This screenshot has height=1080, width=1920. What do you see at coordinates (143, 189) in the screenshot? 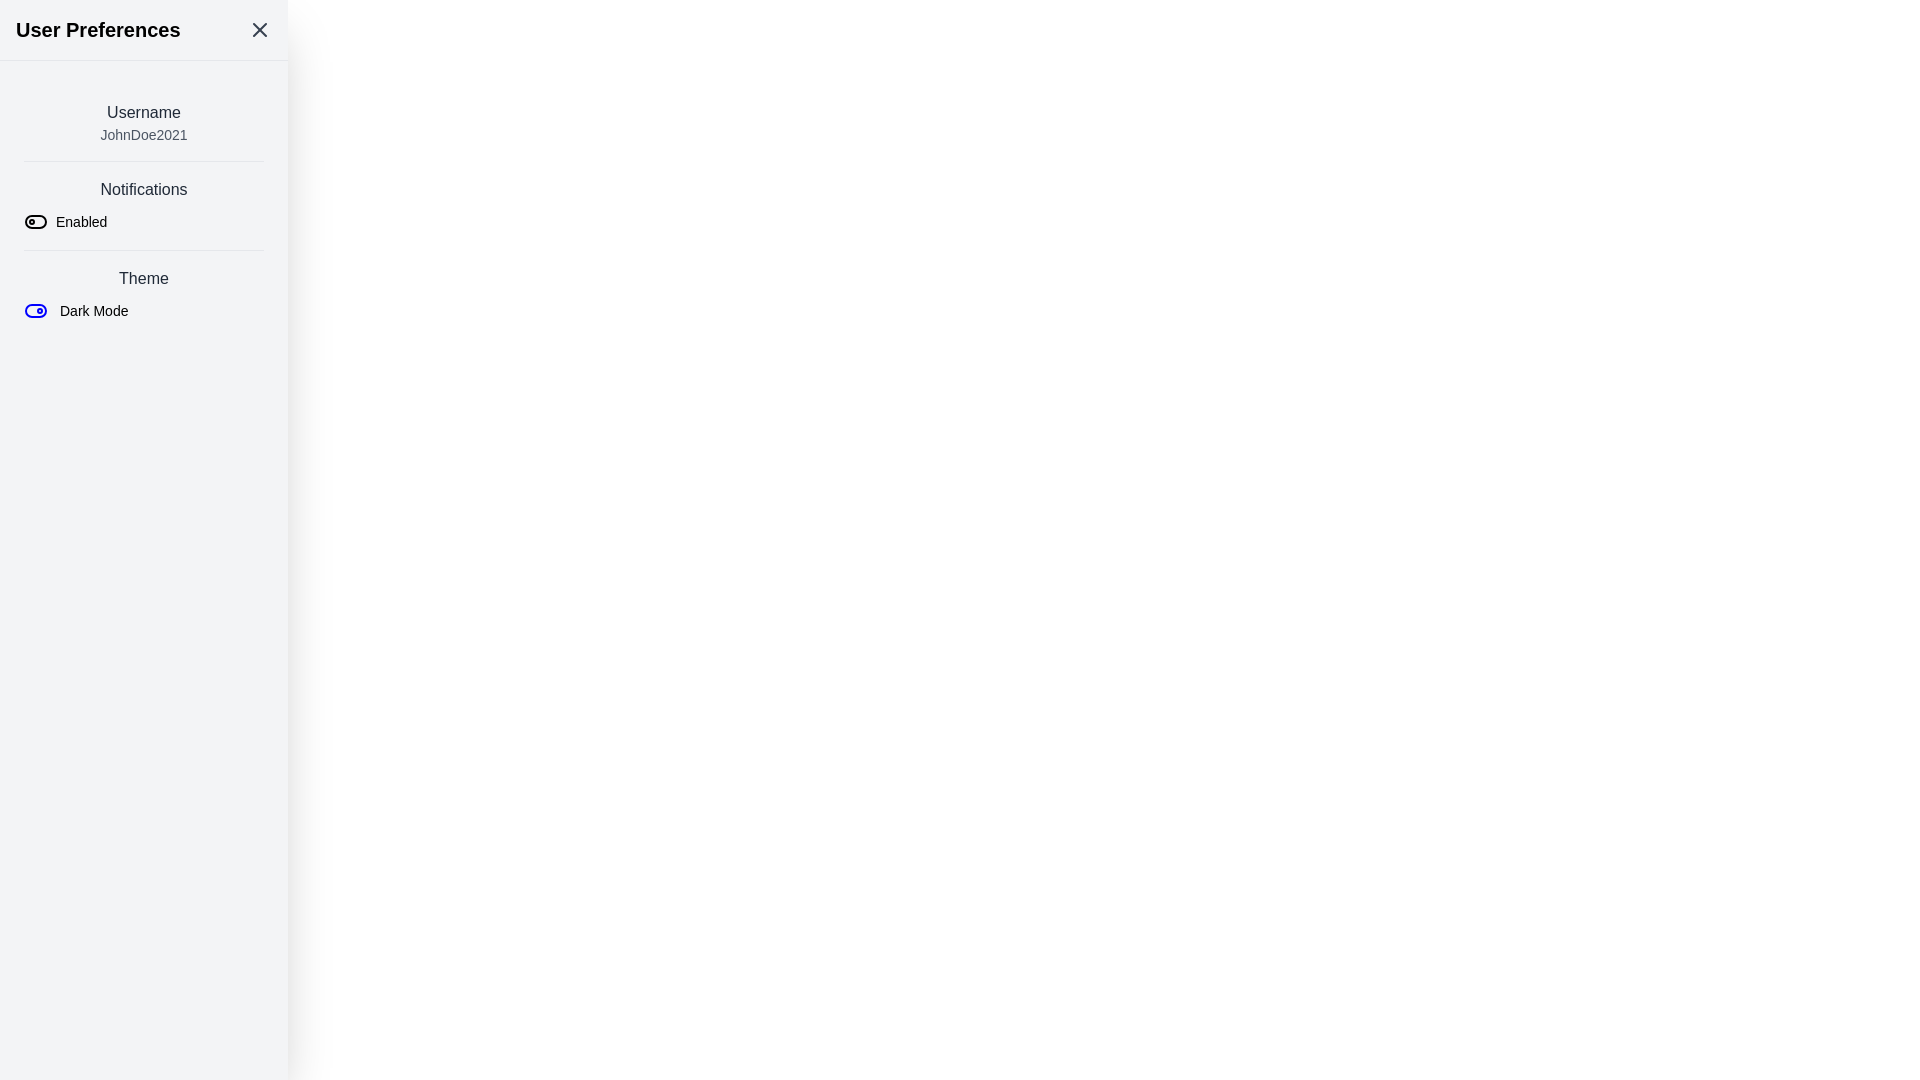
I see `the label indicating notification settings located centrally in the left-aligned column layout, just below the username section` at bounding box center [143, 189].